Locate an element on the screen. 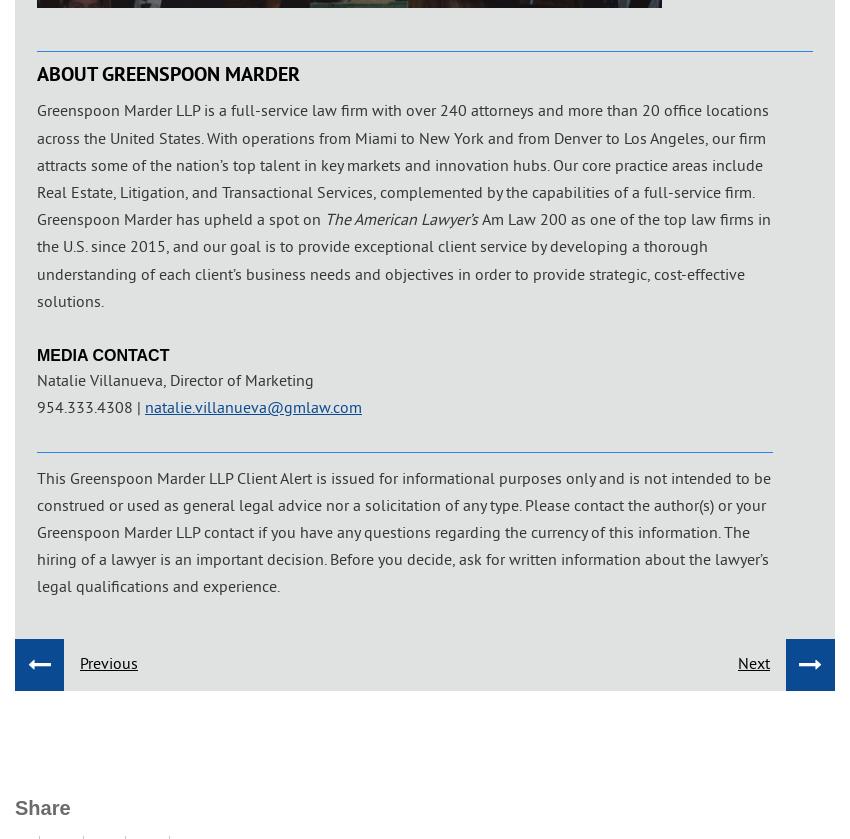 This screenshot has width=850, height=839. 'The American Lawyer’s' is located at coordinates (403, 218).